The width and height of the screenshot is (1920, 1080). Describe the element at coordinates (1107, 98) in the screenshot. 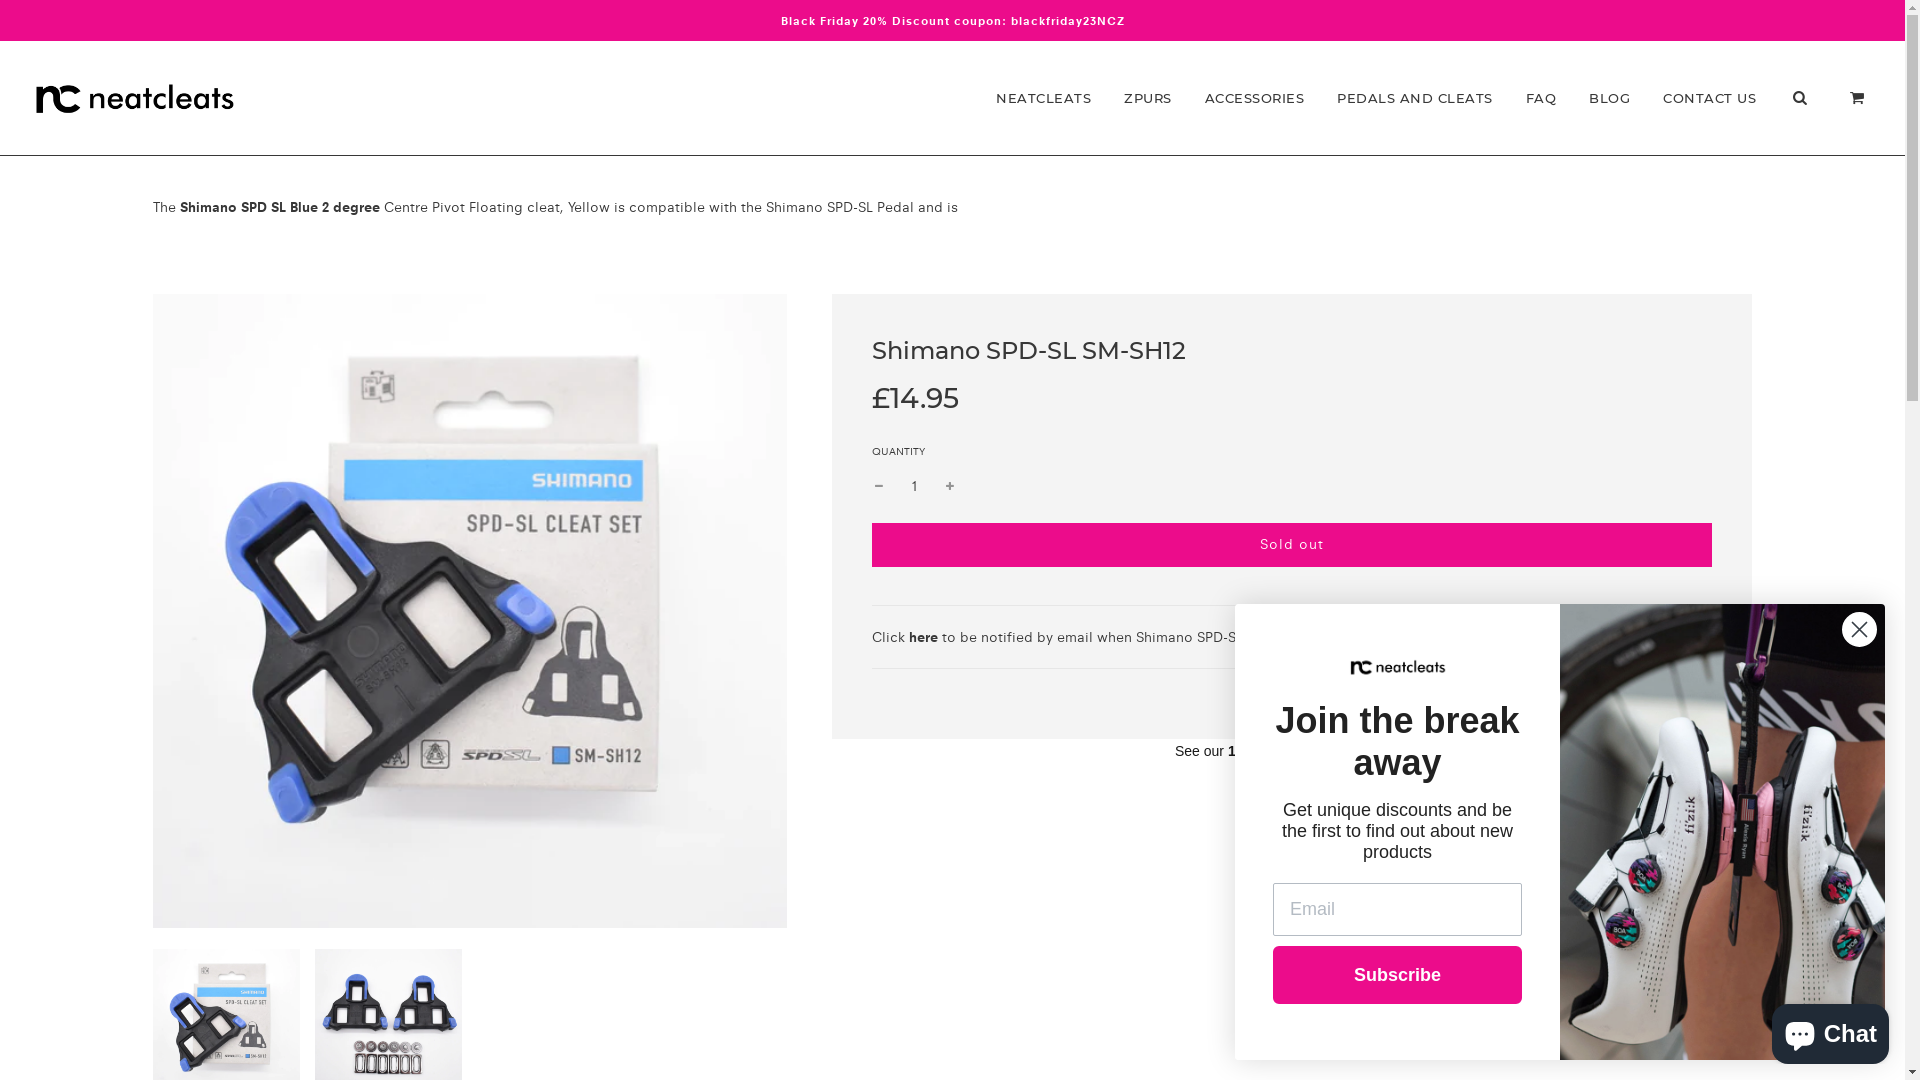

I see `'ZPURS'` at that location.